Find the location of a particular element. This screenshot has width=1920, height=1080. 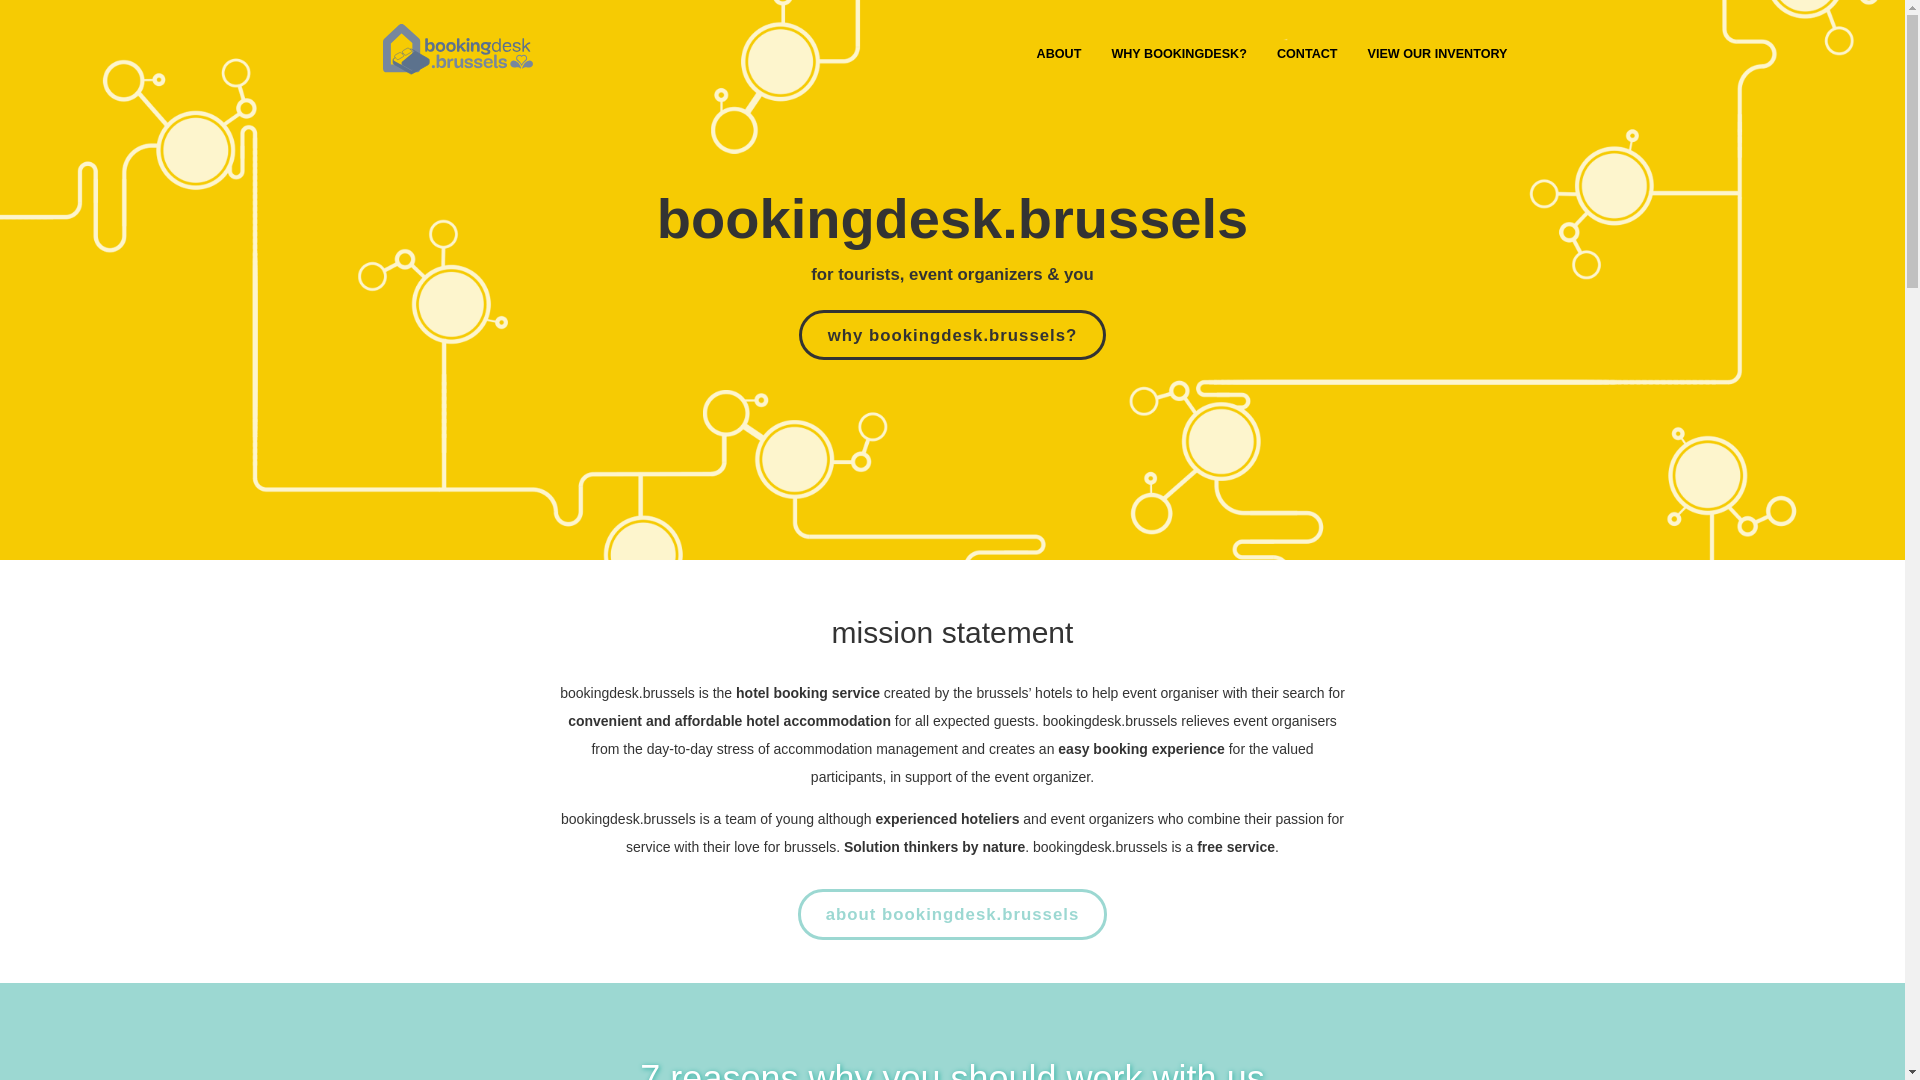

'why bookingdesk.brussels?' is located at coordinates (797, 334).